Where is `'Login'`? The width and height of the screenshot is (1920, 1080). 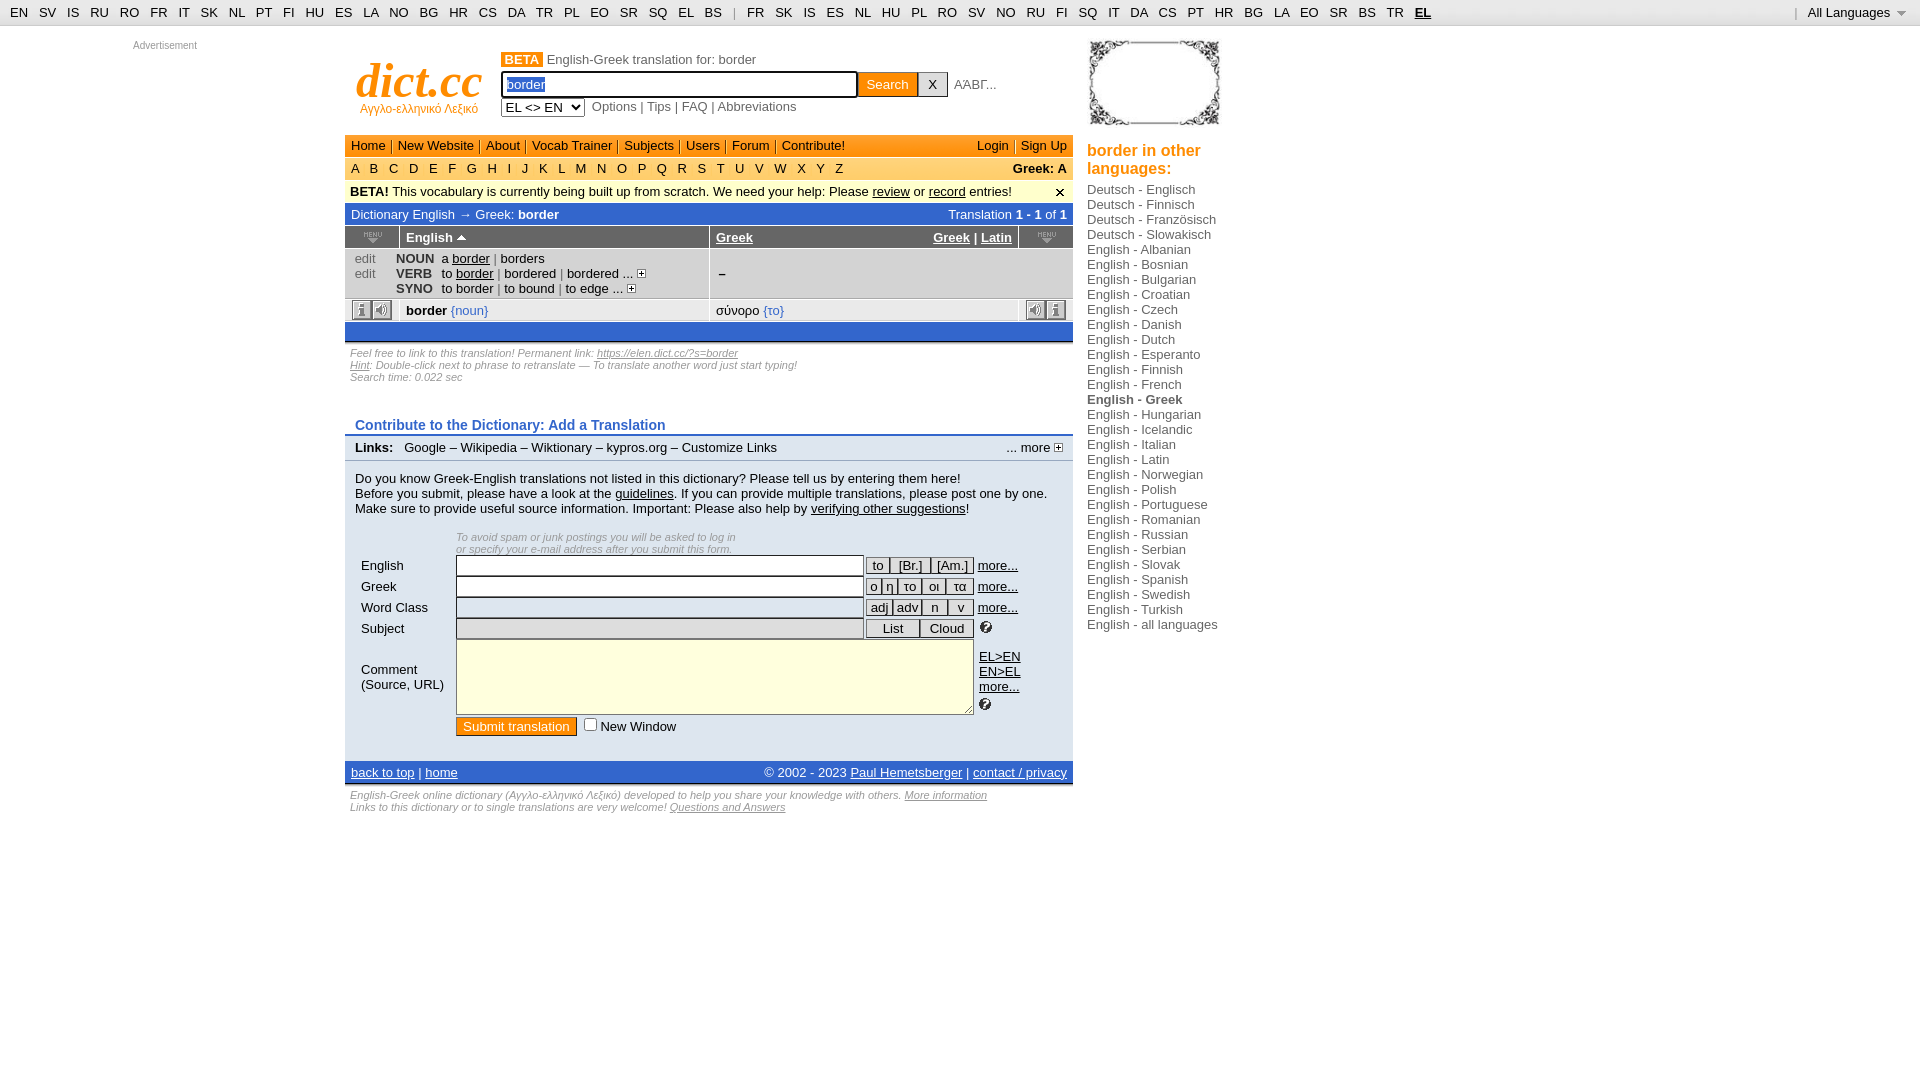 'Login' is located at coordinates (993, 144).